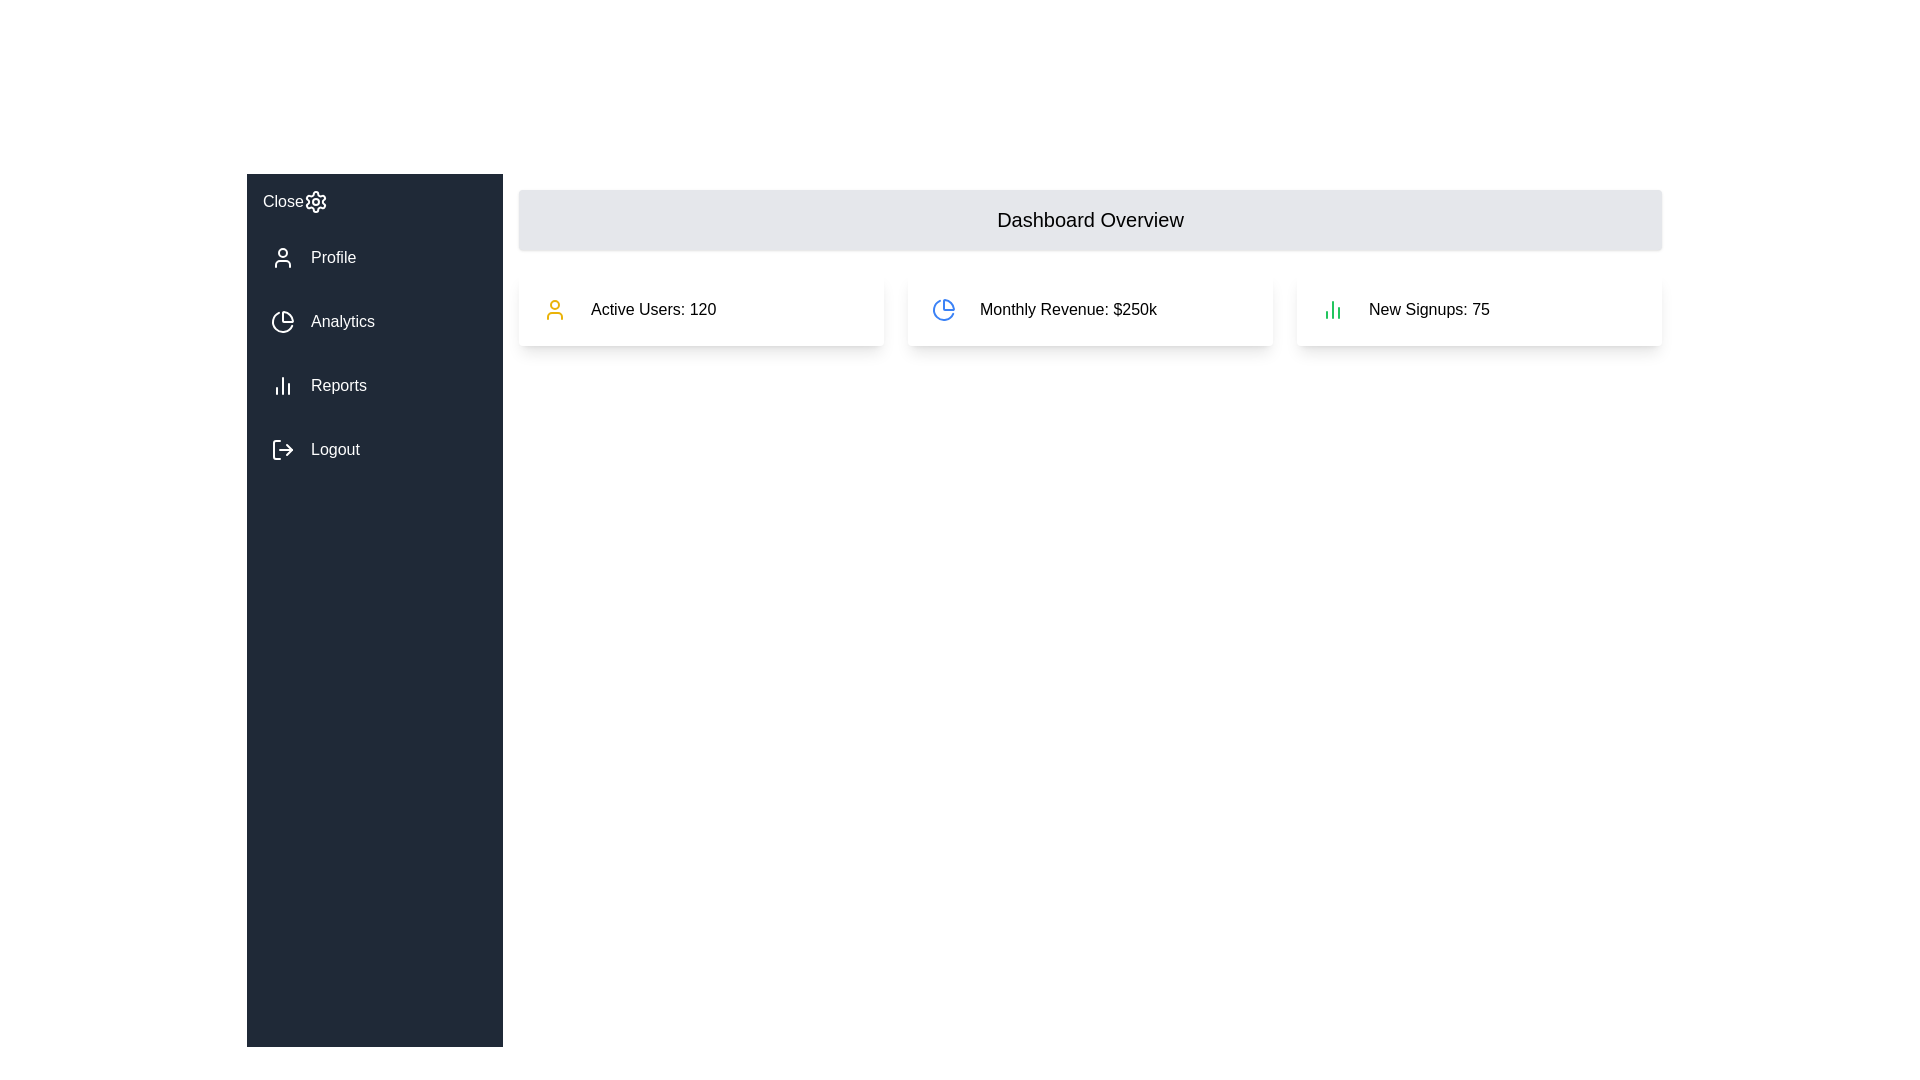  Describe the element at coordinates (1089, 219) in the screenshot. I see `the Header panel which has a gray background, rounded corners, and contains the text 'Dashboard Overview' in bold black lettering` at that location.